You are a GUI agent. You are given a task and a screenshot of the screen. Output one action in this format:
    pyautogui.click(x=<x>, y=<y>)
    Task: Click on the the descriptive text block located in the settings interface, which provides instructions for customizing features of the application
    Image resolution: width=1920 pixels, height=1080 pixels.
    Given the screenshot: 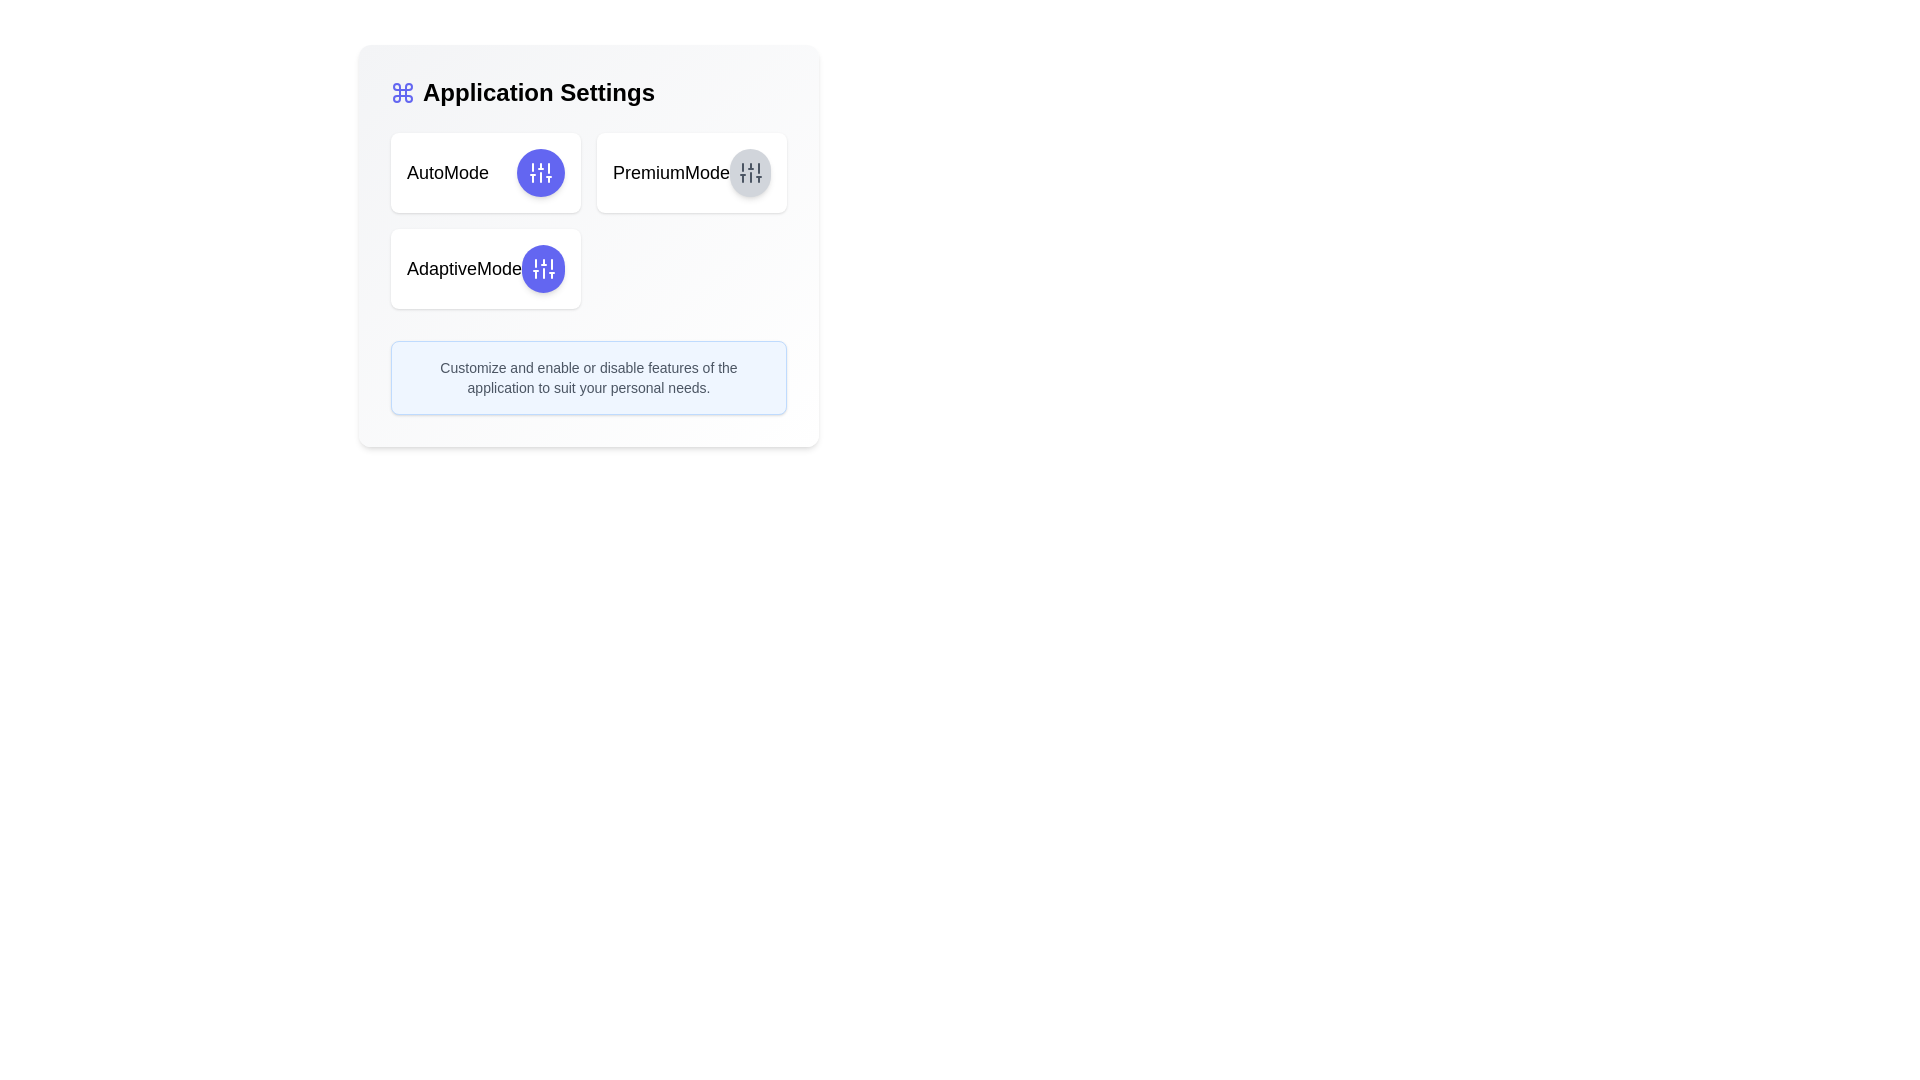 What is the action you would take?
    pyautogui.click(x=588, y=378)
    